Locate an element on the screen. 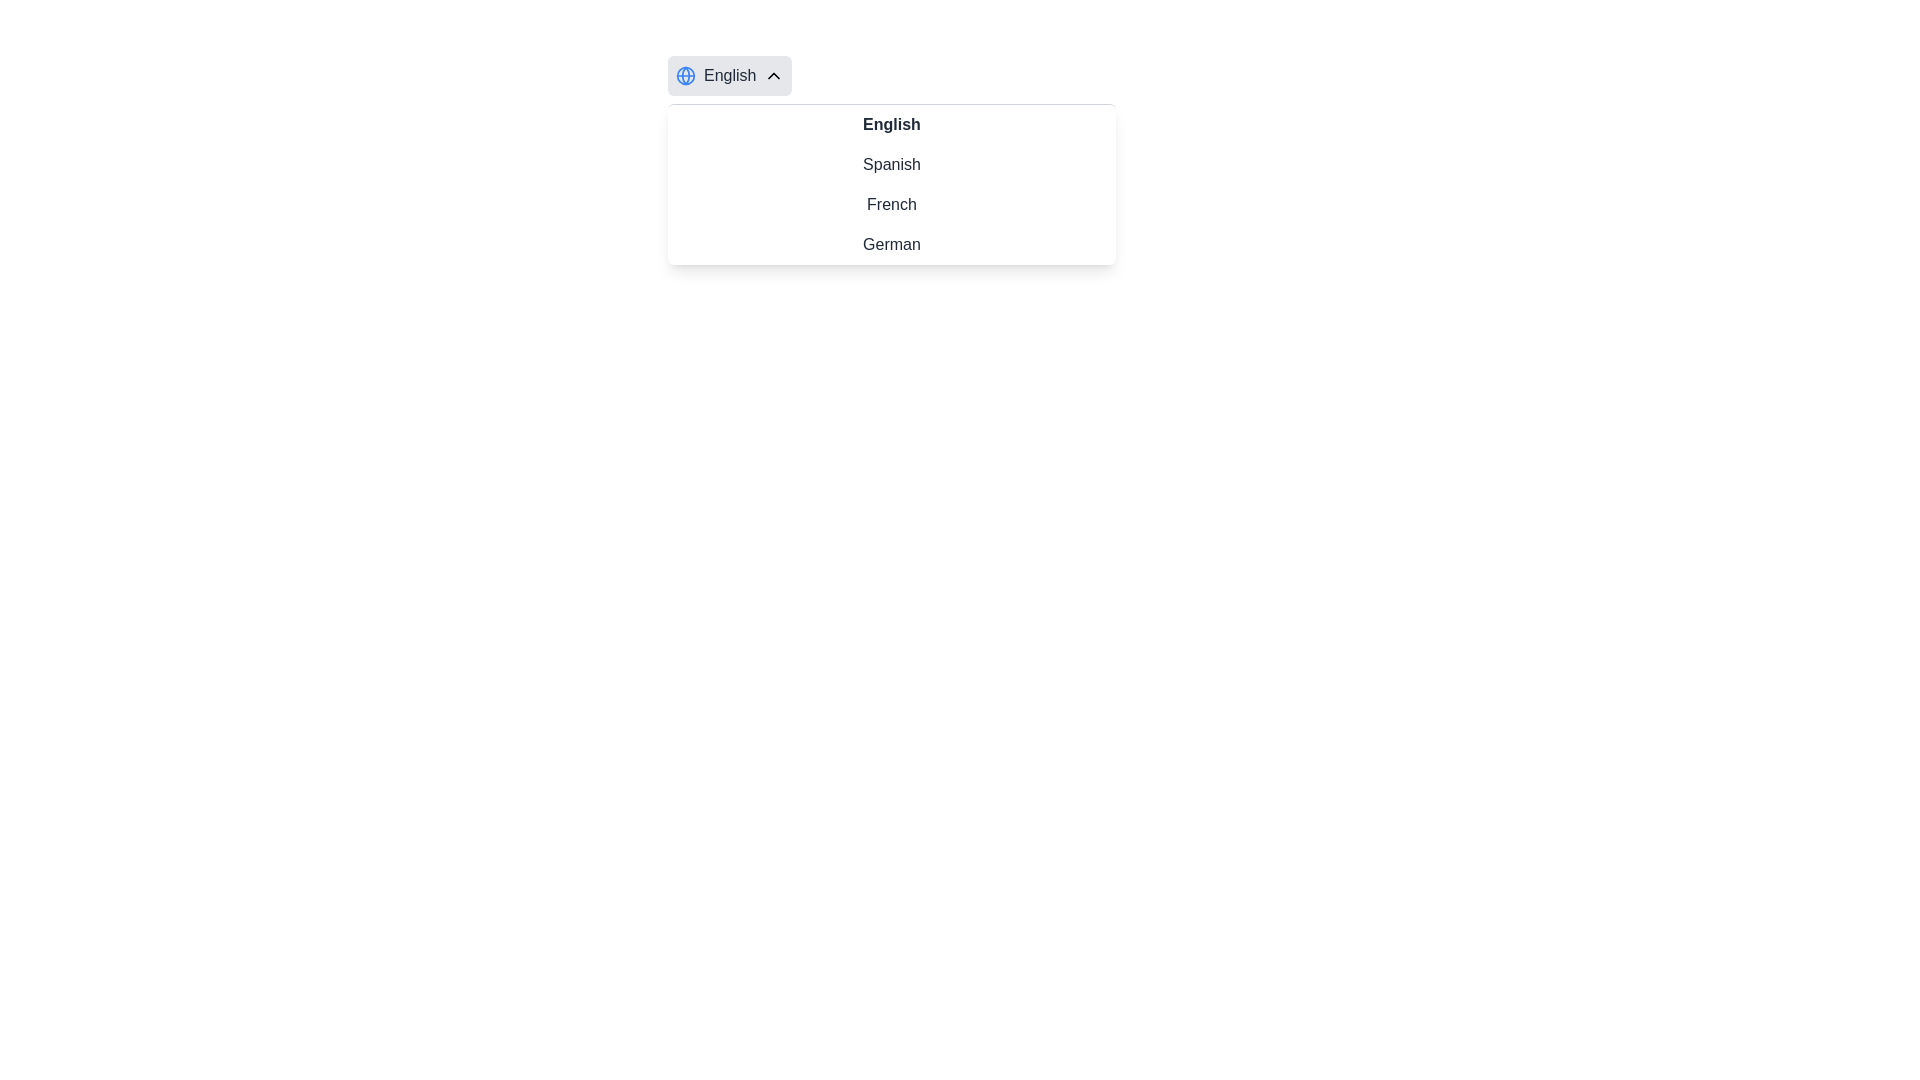  the chevron icon button located in the top-right corner of the 'English' UI component is located at coordinates (773, 75).